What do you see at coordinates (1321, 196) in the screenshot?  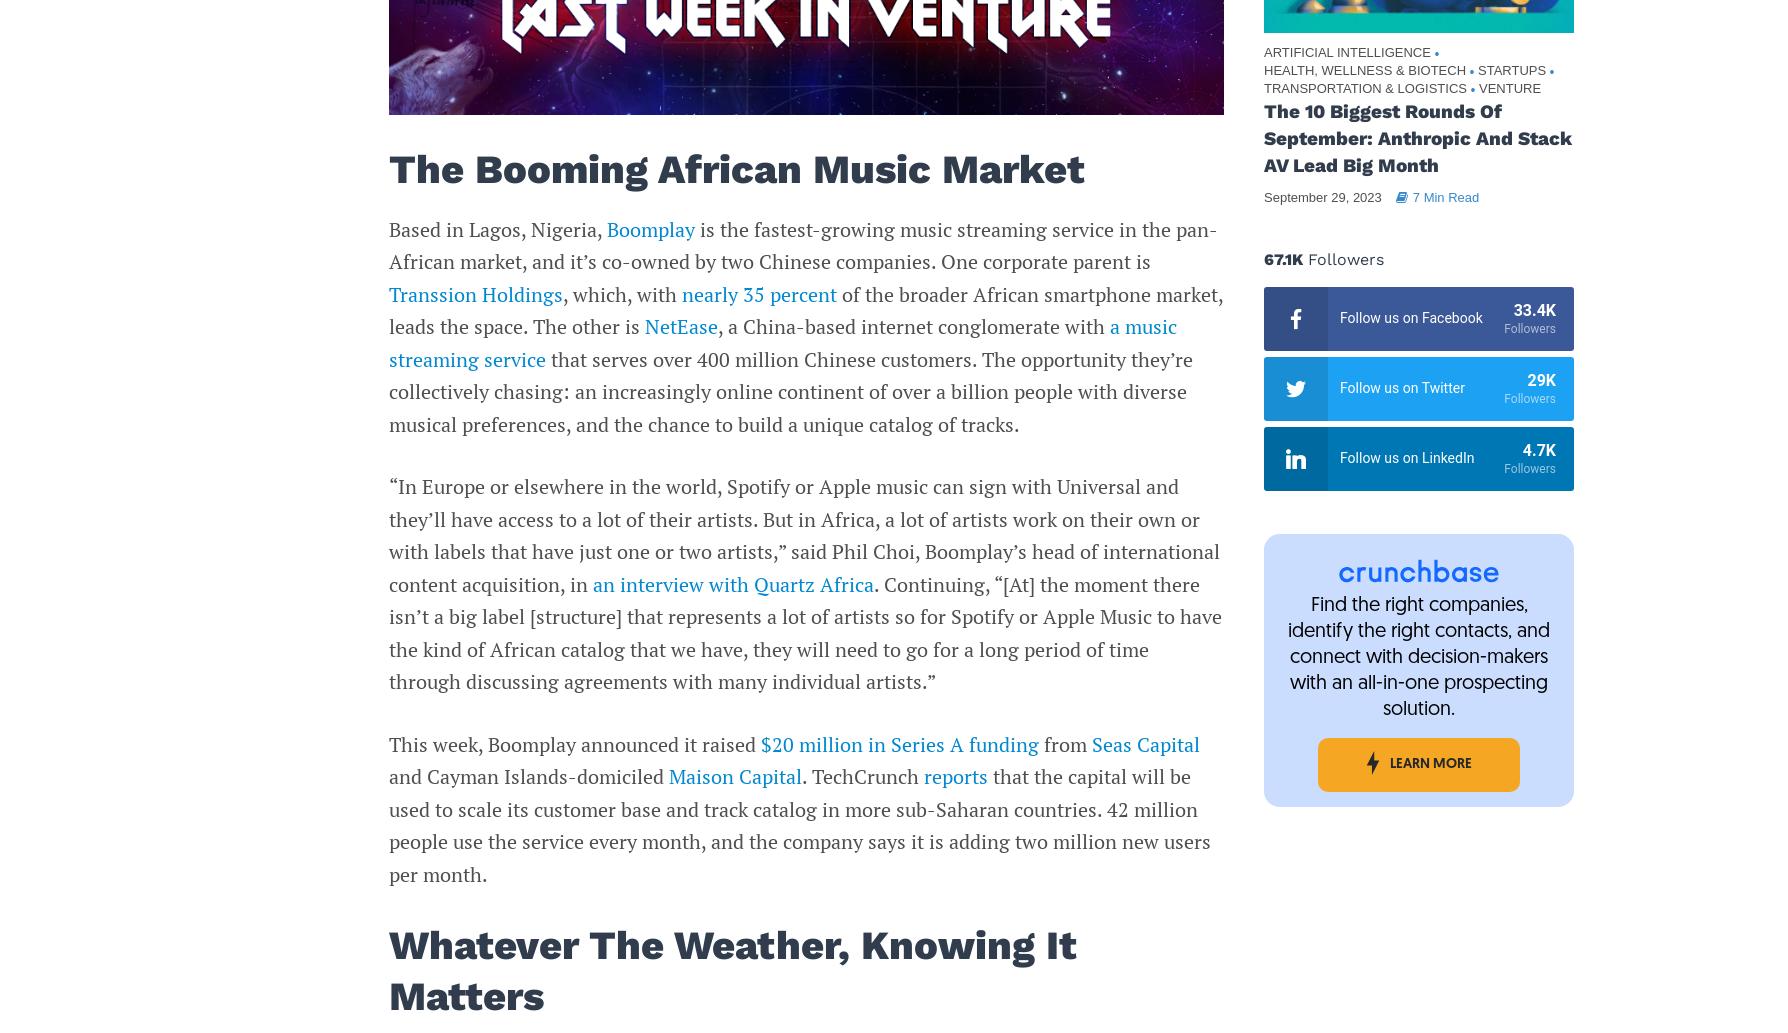 I see `'September 29, 2023'` at bounding box center [1321, 196].